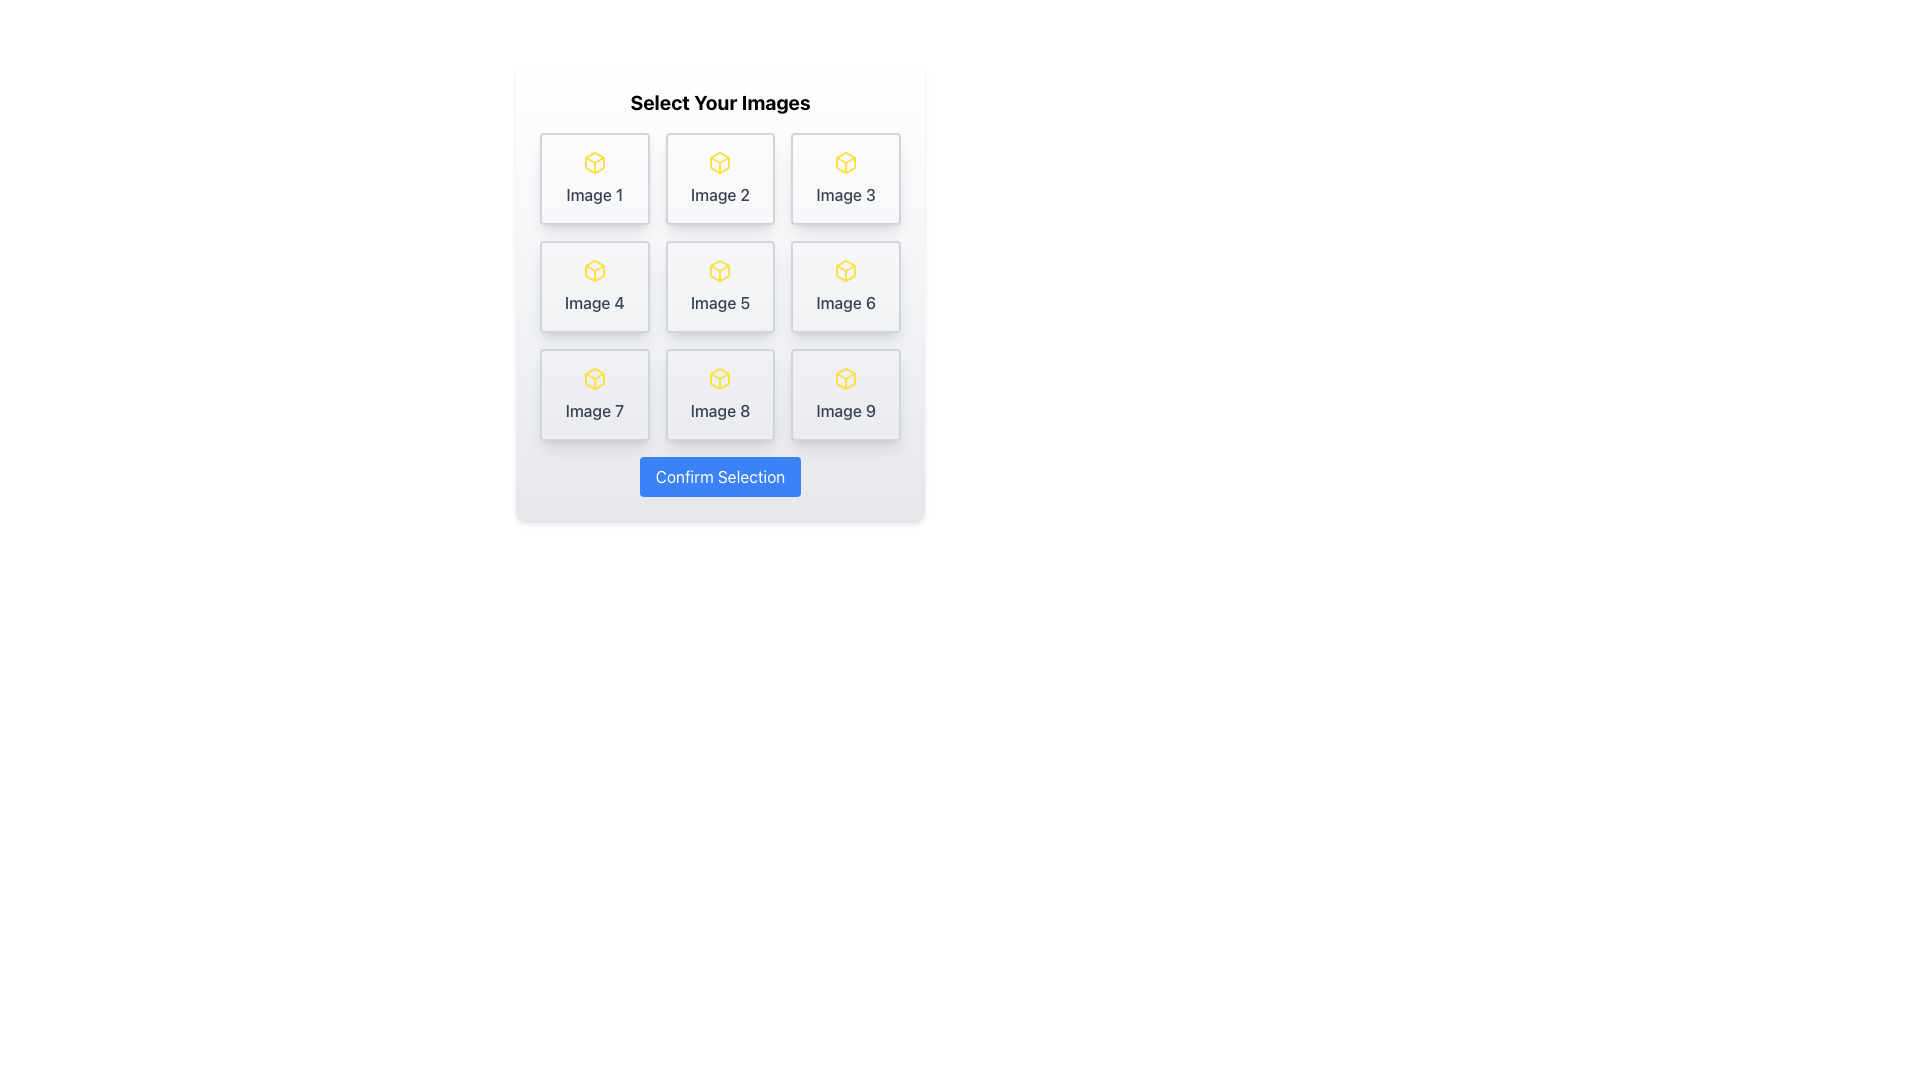  I want to click on text from the Text Label displaying 'Image 5' located in the second row and second column of a 3x3 grid, below an icon of a yellow 3D box, so click(720, 303).